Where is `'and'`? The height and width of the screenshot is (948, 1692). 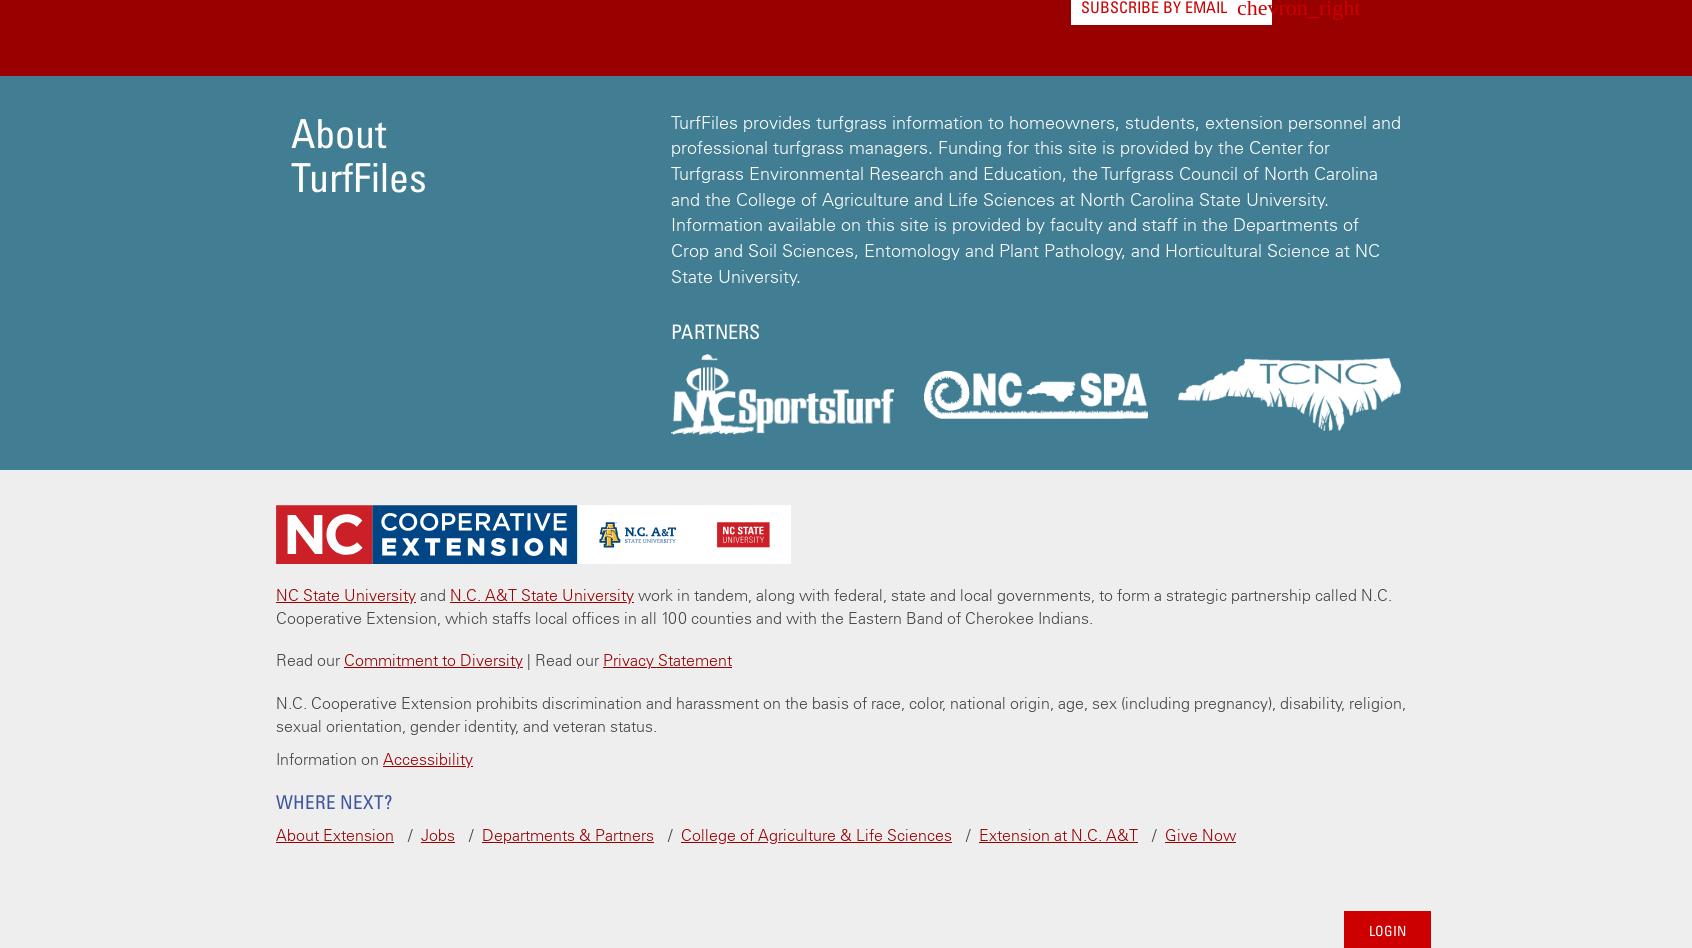
'and' is located at coordinates (431, 593).